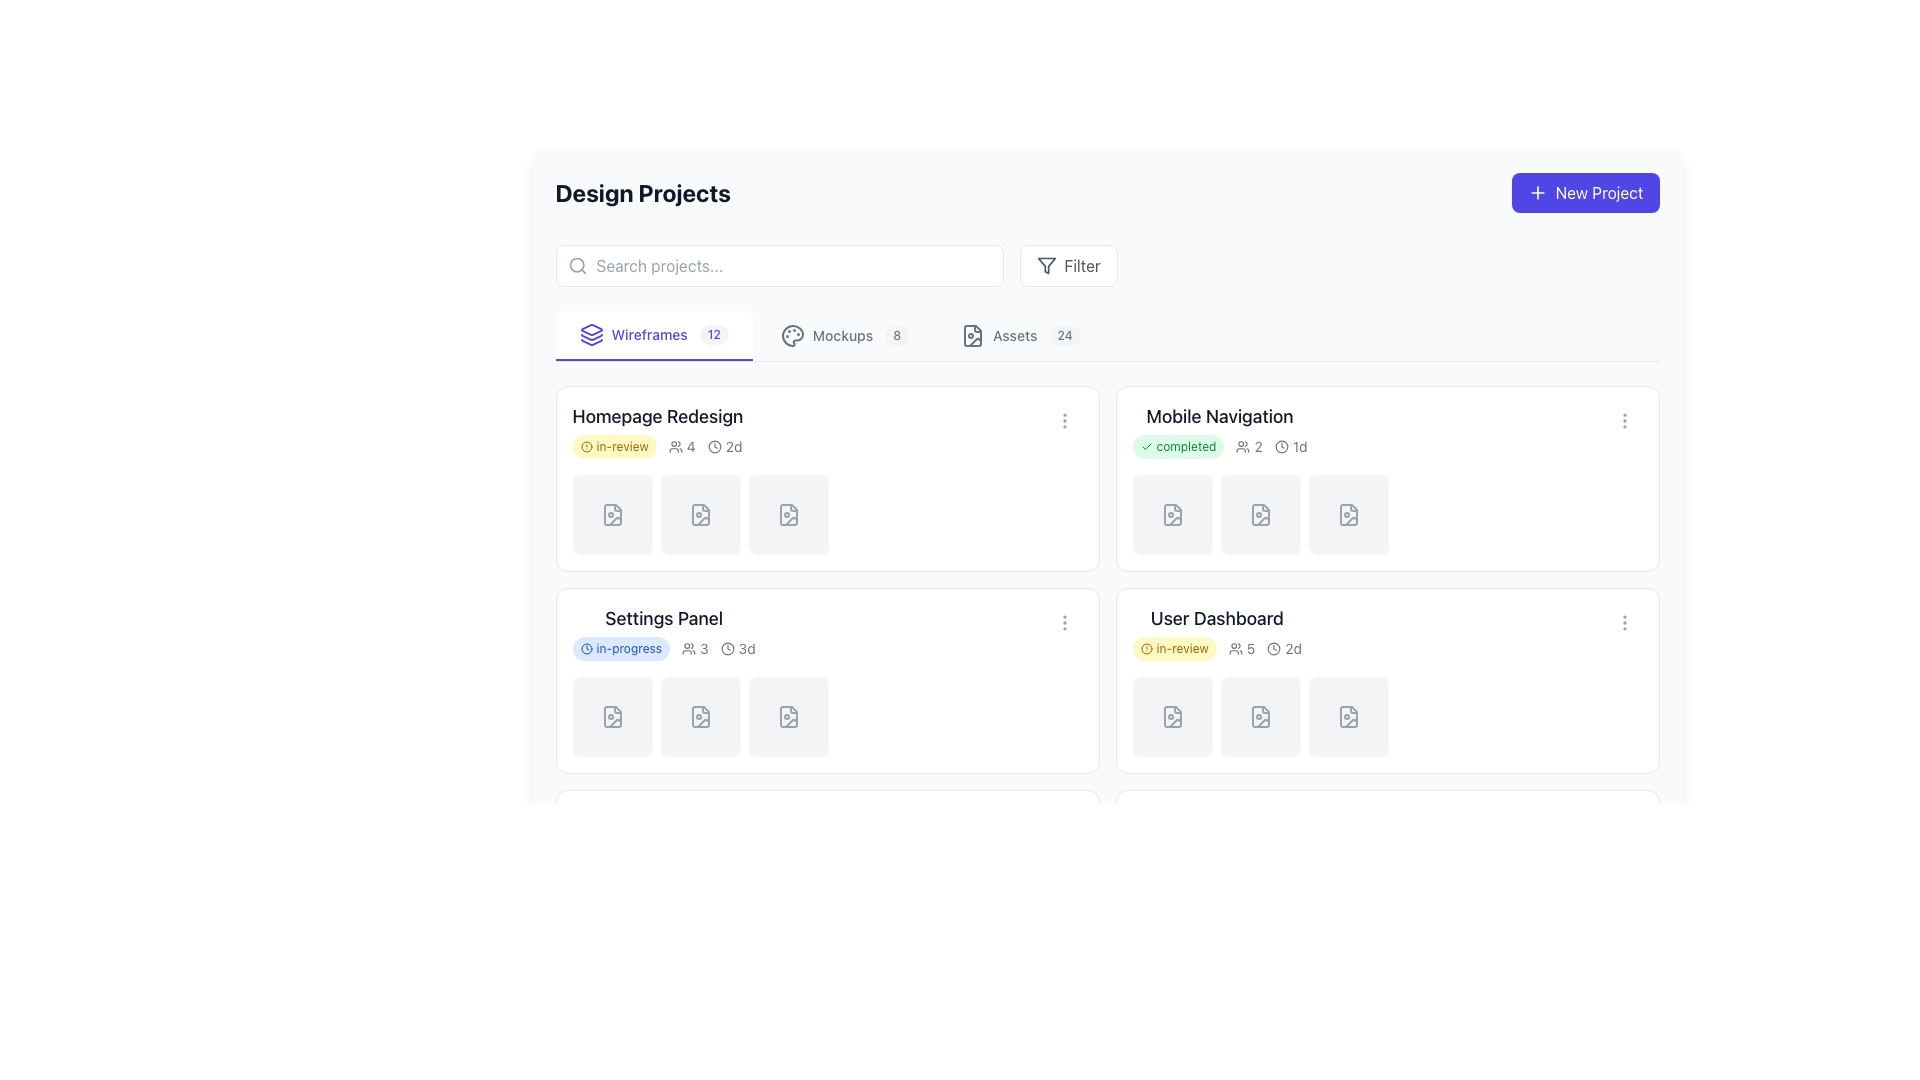 The height and width of the screenshot is (1080, 1920). Describe the element at coordinates (1348, 514) in the screenshot. I see `the square-shaped card with a file icon, which is the third element in the Mobile Navigation section` at that location.